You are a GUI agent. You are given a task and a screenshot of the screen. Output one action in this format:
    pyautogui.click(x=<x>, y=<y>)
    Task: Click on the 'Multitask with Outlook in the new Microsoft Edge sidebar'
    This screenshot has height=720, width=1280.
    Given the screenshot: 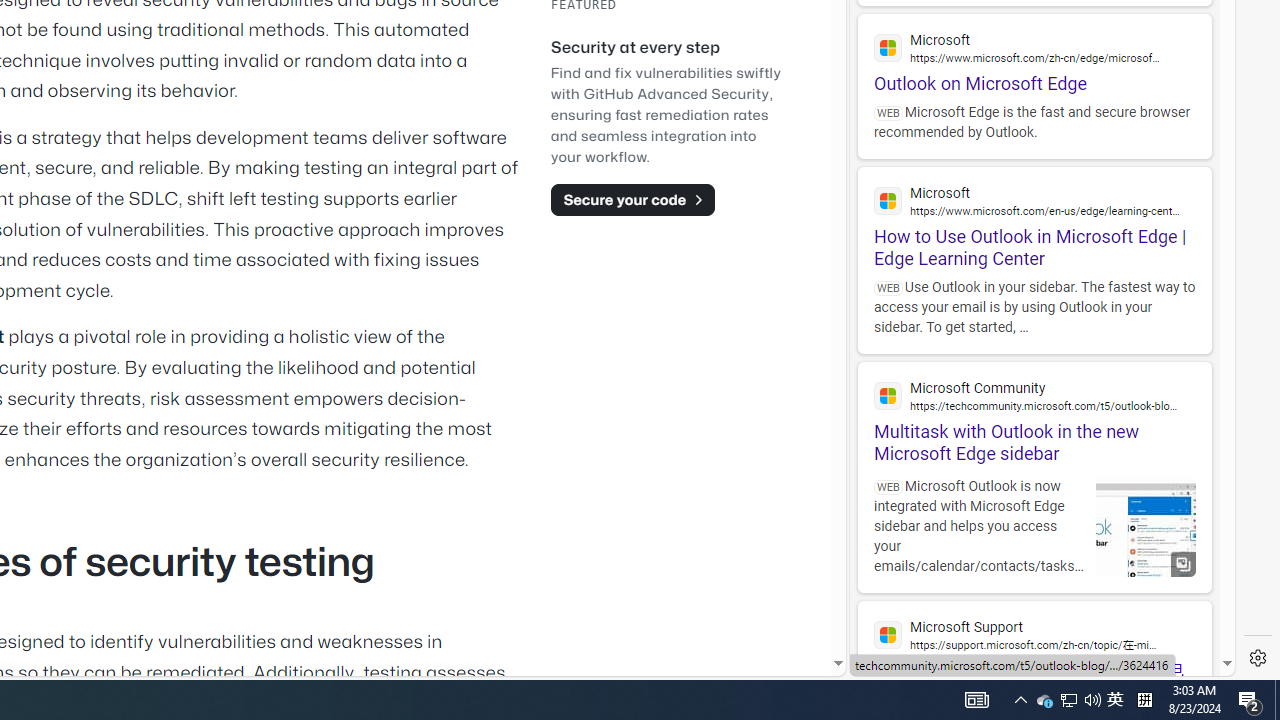 What is the action you would take?
    pyautogui.click(x=1034, y=412)
    